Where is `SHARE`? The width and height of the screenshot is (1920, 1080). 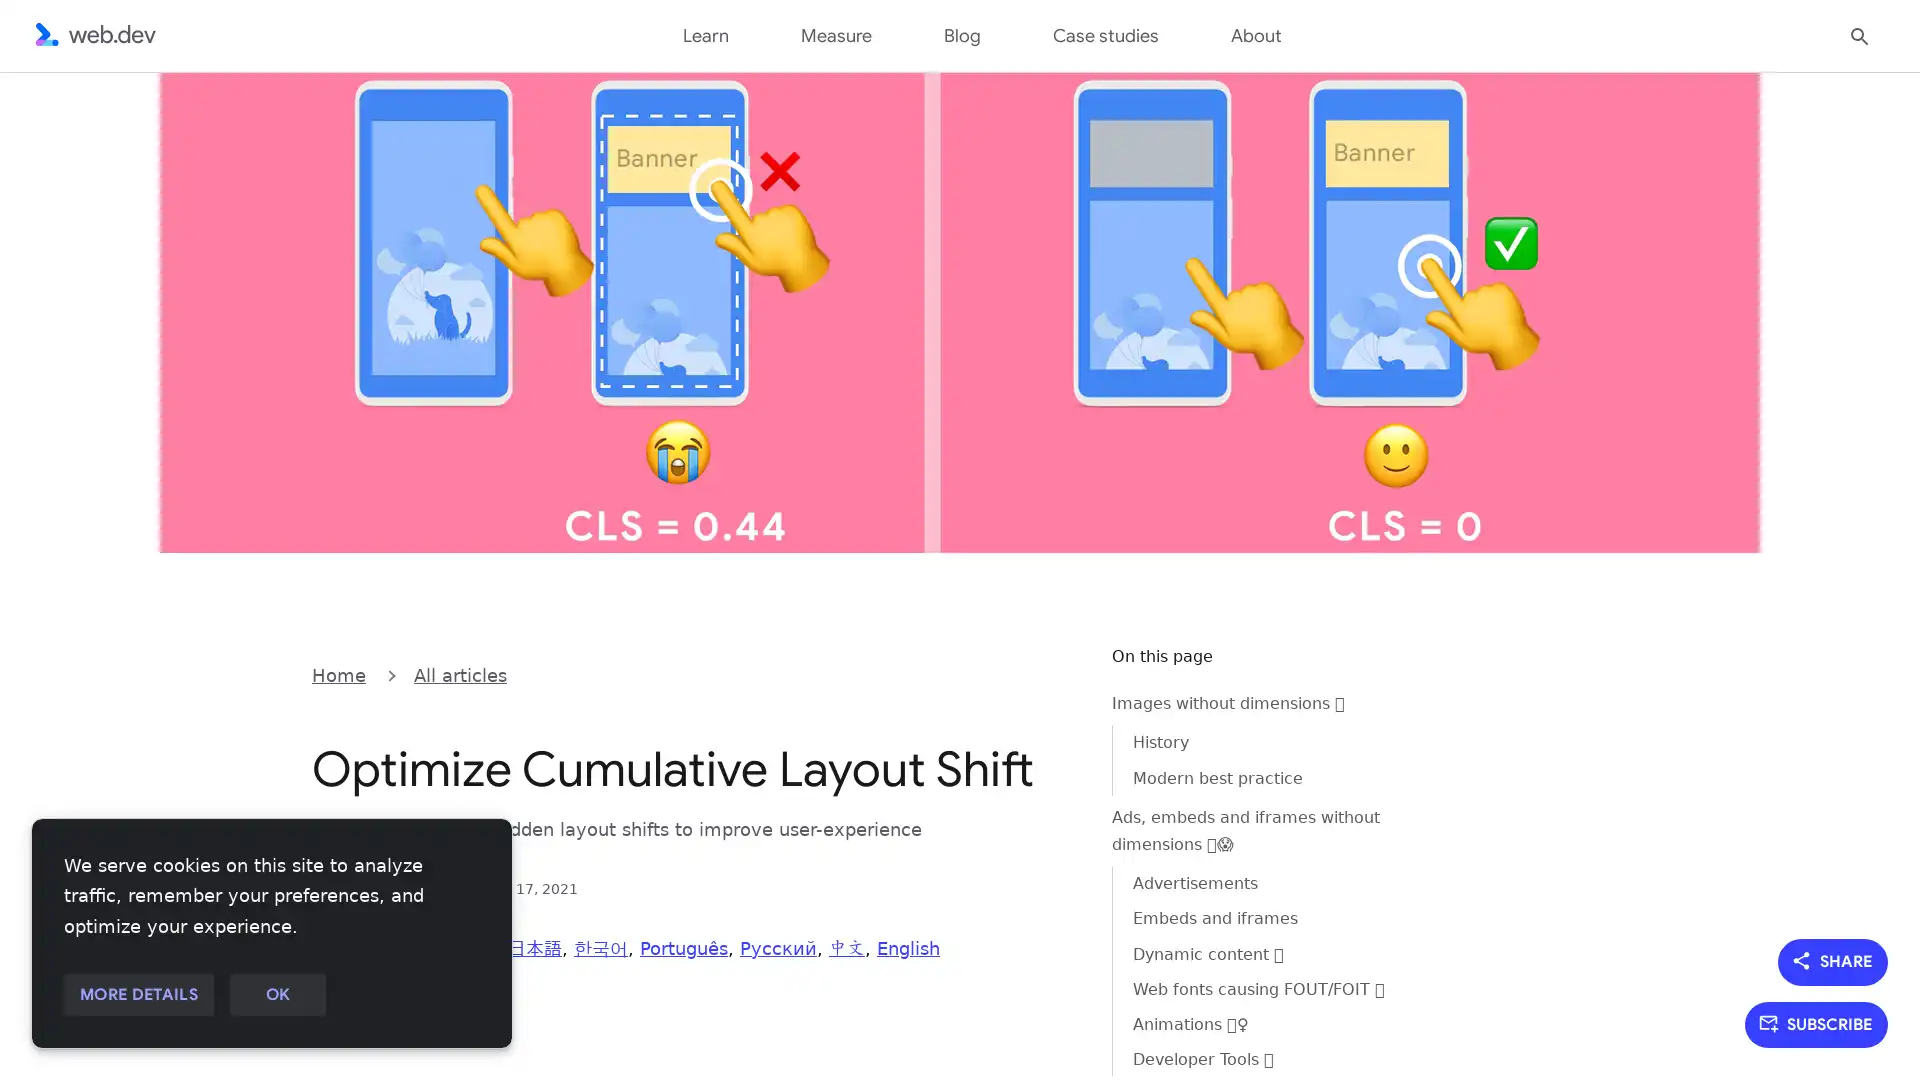
SHARE is located at coordinates (1833, 960).